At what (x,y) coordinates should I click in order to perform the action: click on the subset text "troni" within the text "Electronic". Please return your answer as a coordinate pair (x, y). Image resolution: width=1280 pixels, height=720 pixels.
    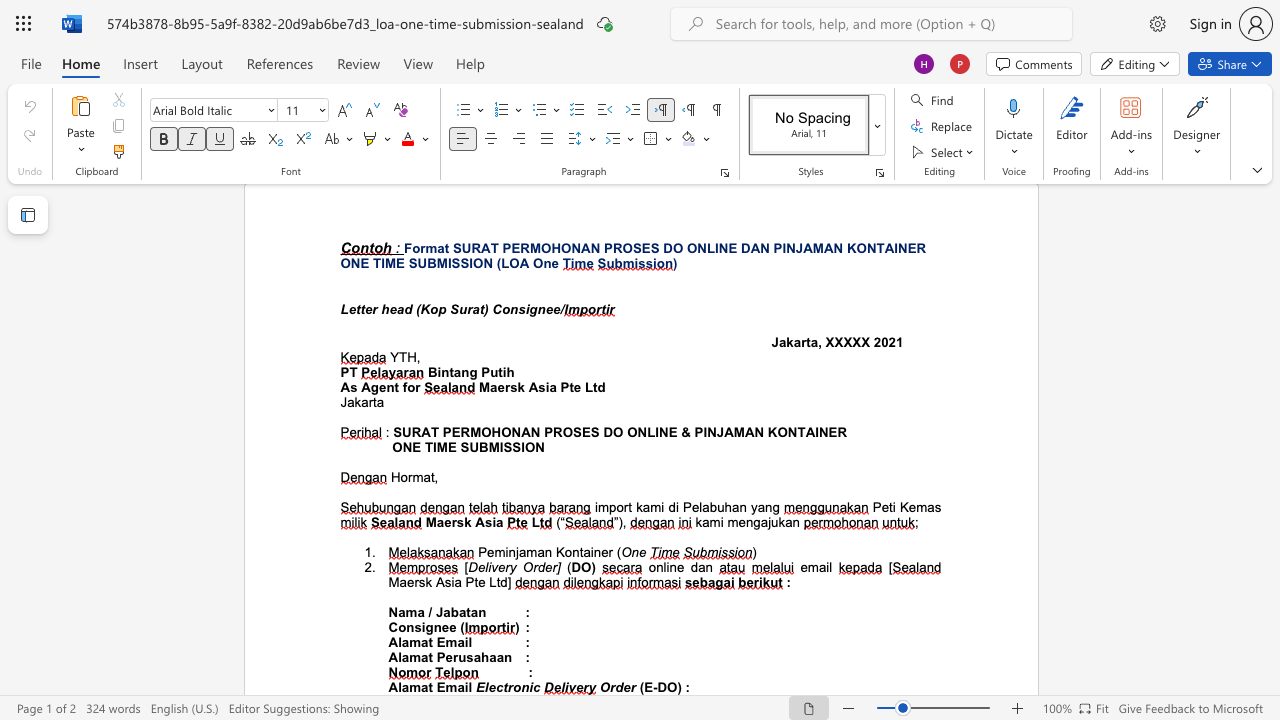
    Looking at the image, I should click on (503, 686).